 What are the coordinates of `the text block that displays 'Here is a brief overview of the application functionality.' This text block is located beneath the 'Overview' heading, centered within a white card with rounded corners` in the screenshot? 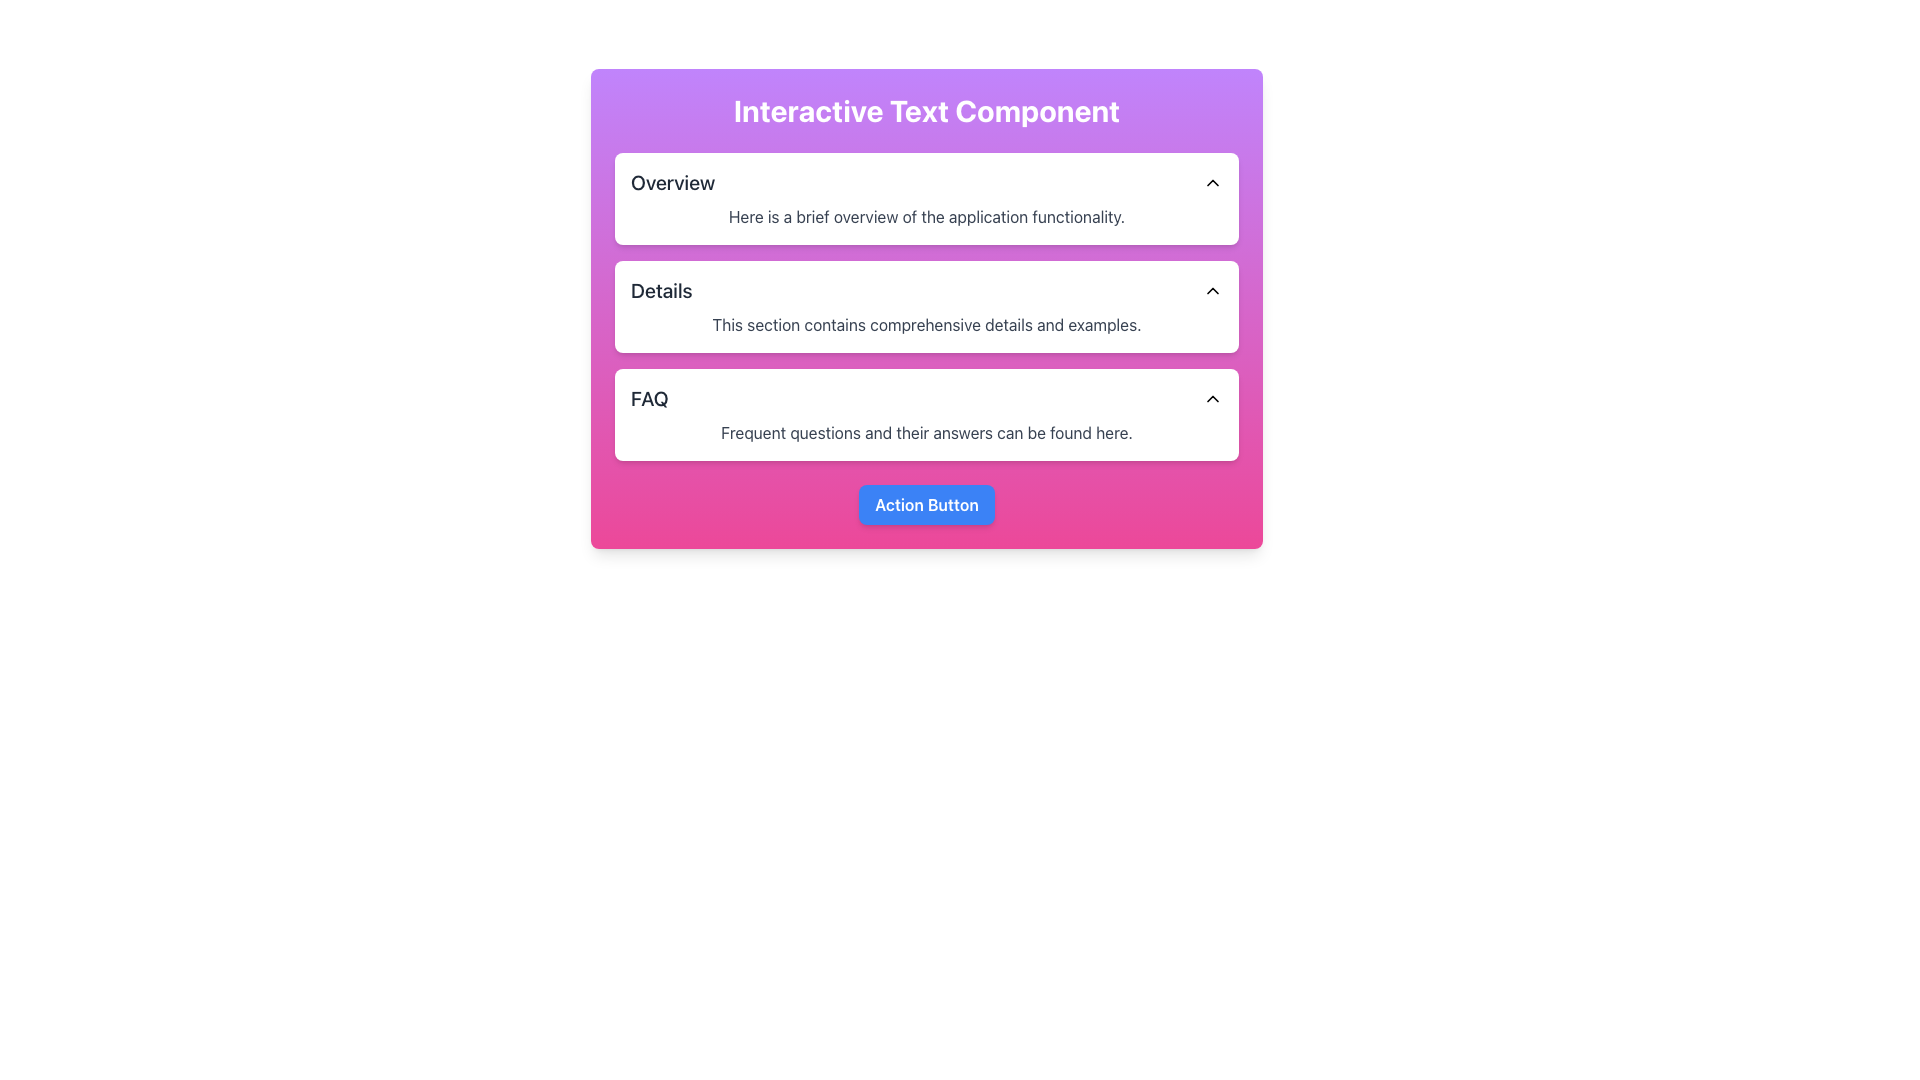 It's located at (925, 216).